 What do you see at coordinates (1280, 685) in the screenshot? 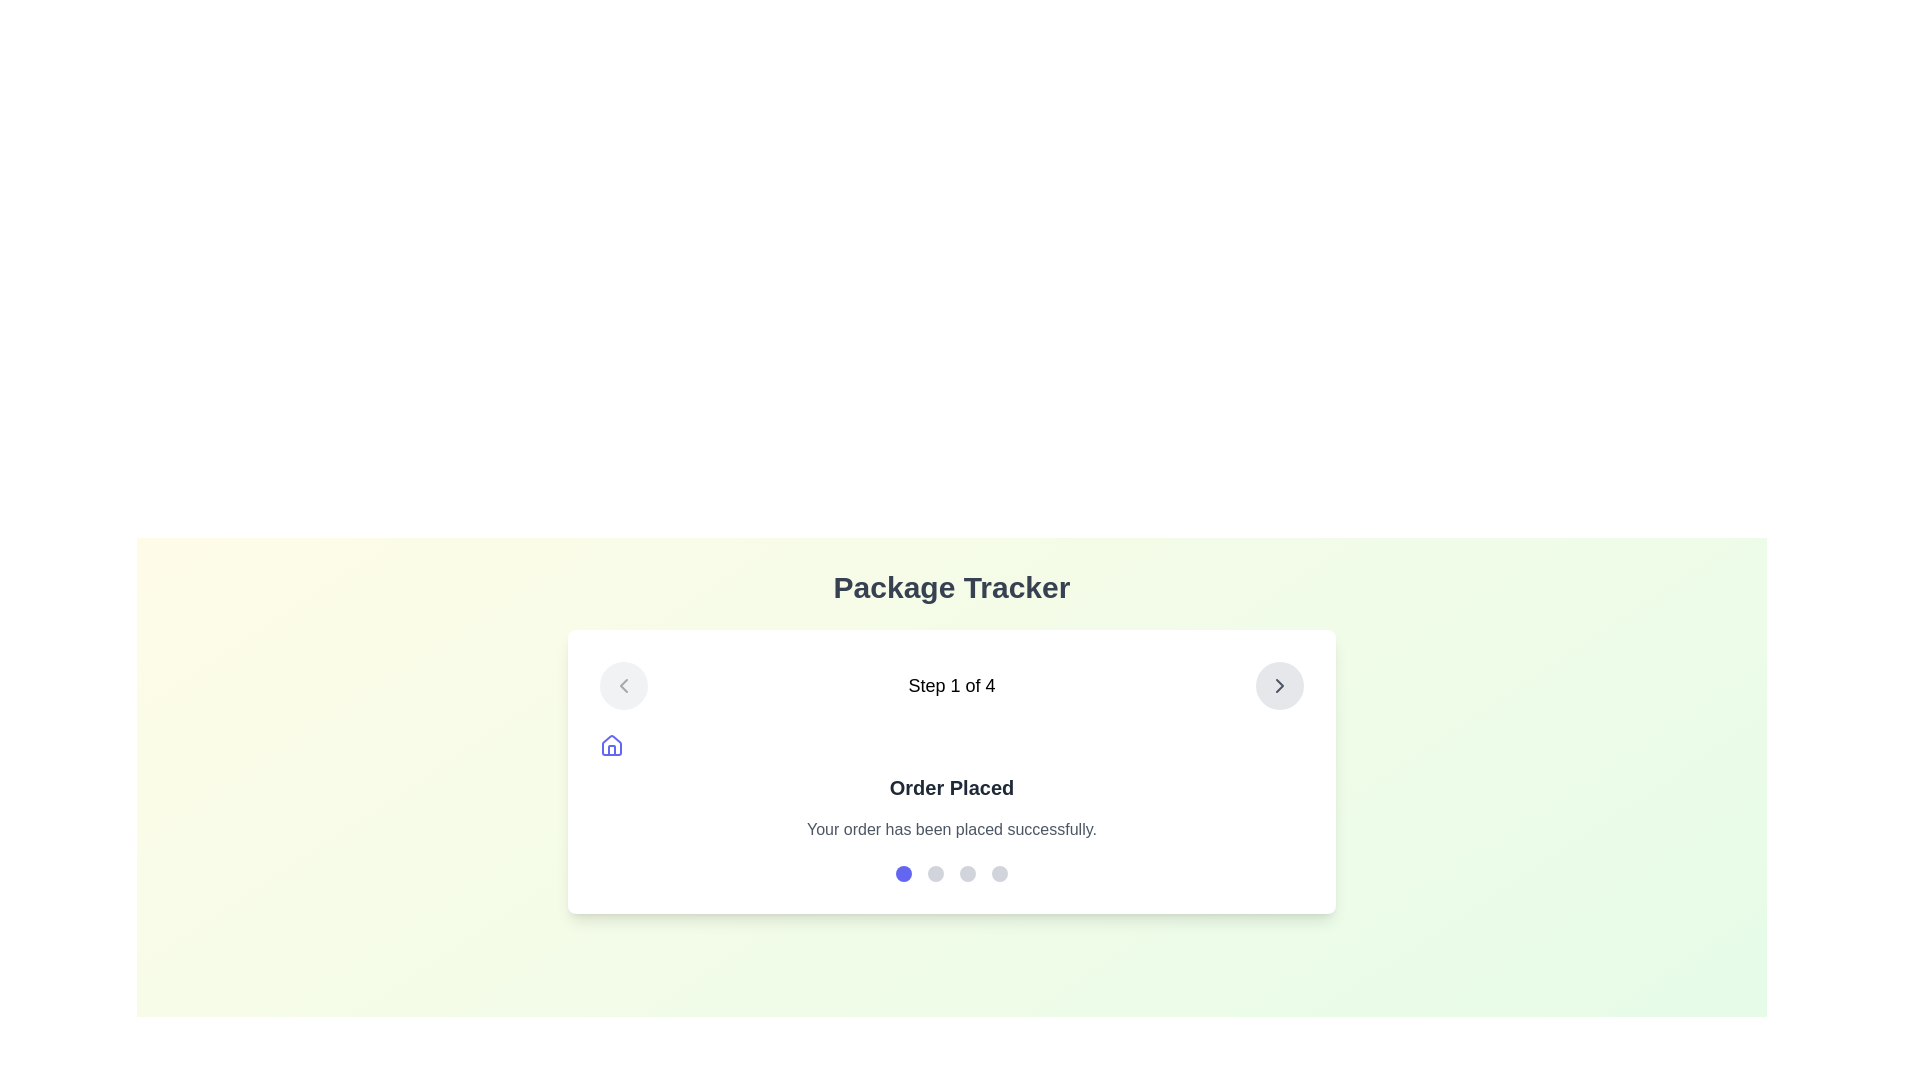
I see `the chevron-shaped icon located in the top right corner of the card` at bounding box center [1280, 685].